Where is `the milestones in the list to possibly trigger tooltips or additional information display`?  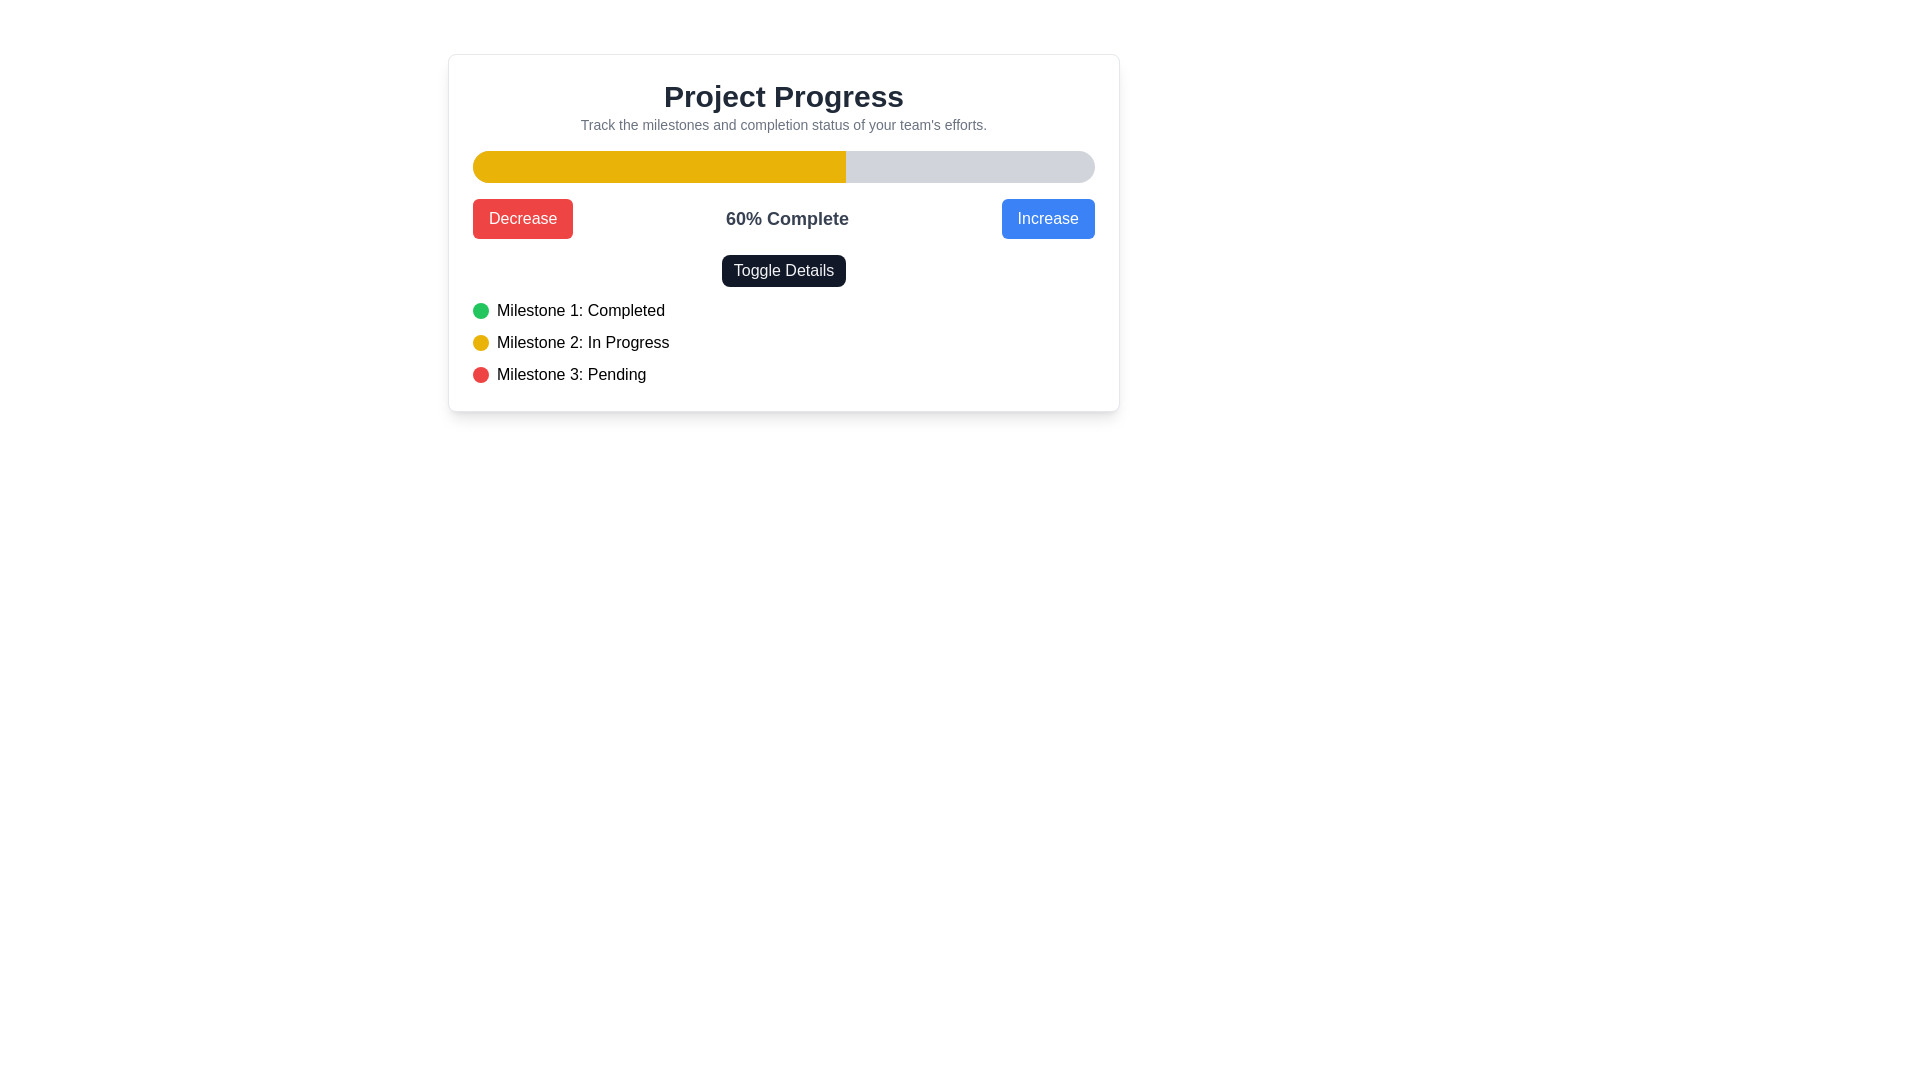 the milestones in the list to possibly trigger tooltips or additional information display is located at coordinates (782, 319).